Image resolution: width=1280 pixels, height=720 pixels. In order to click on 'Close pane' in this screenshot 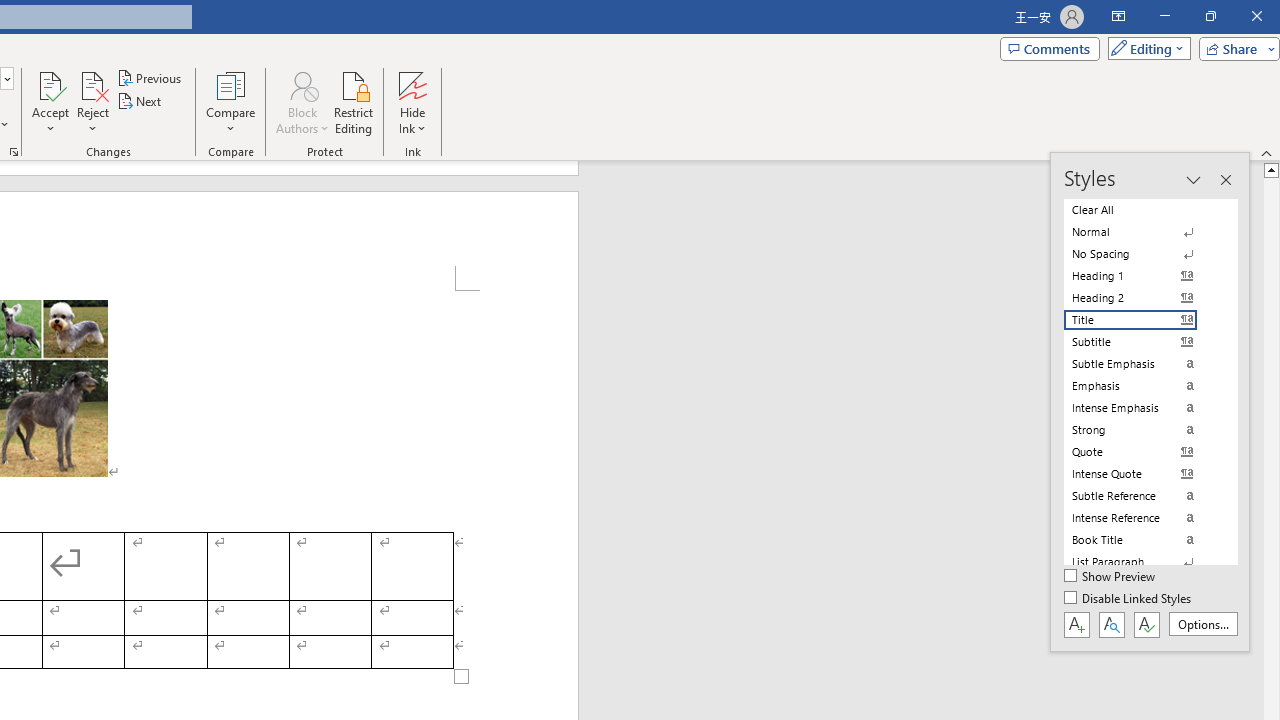, I will do `click(1224, 180)`.